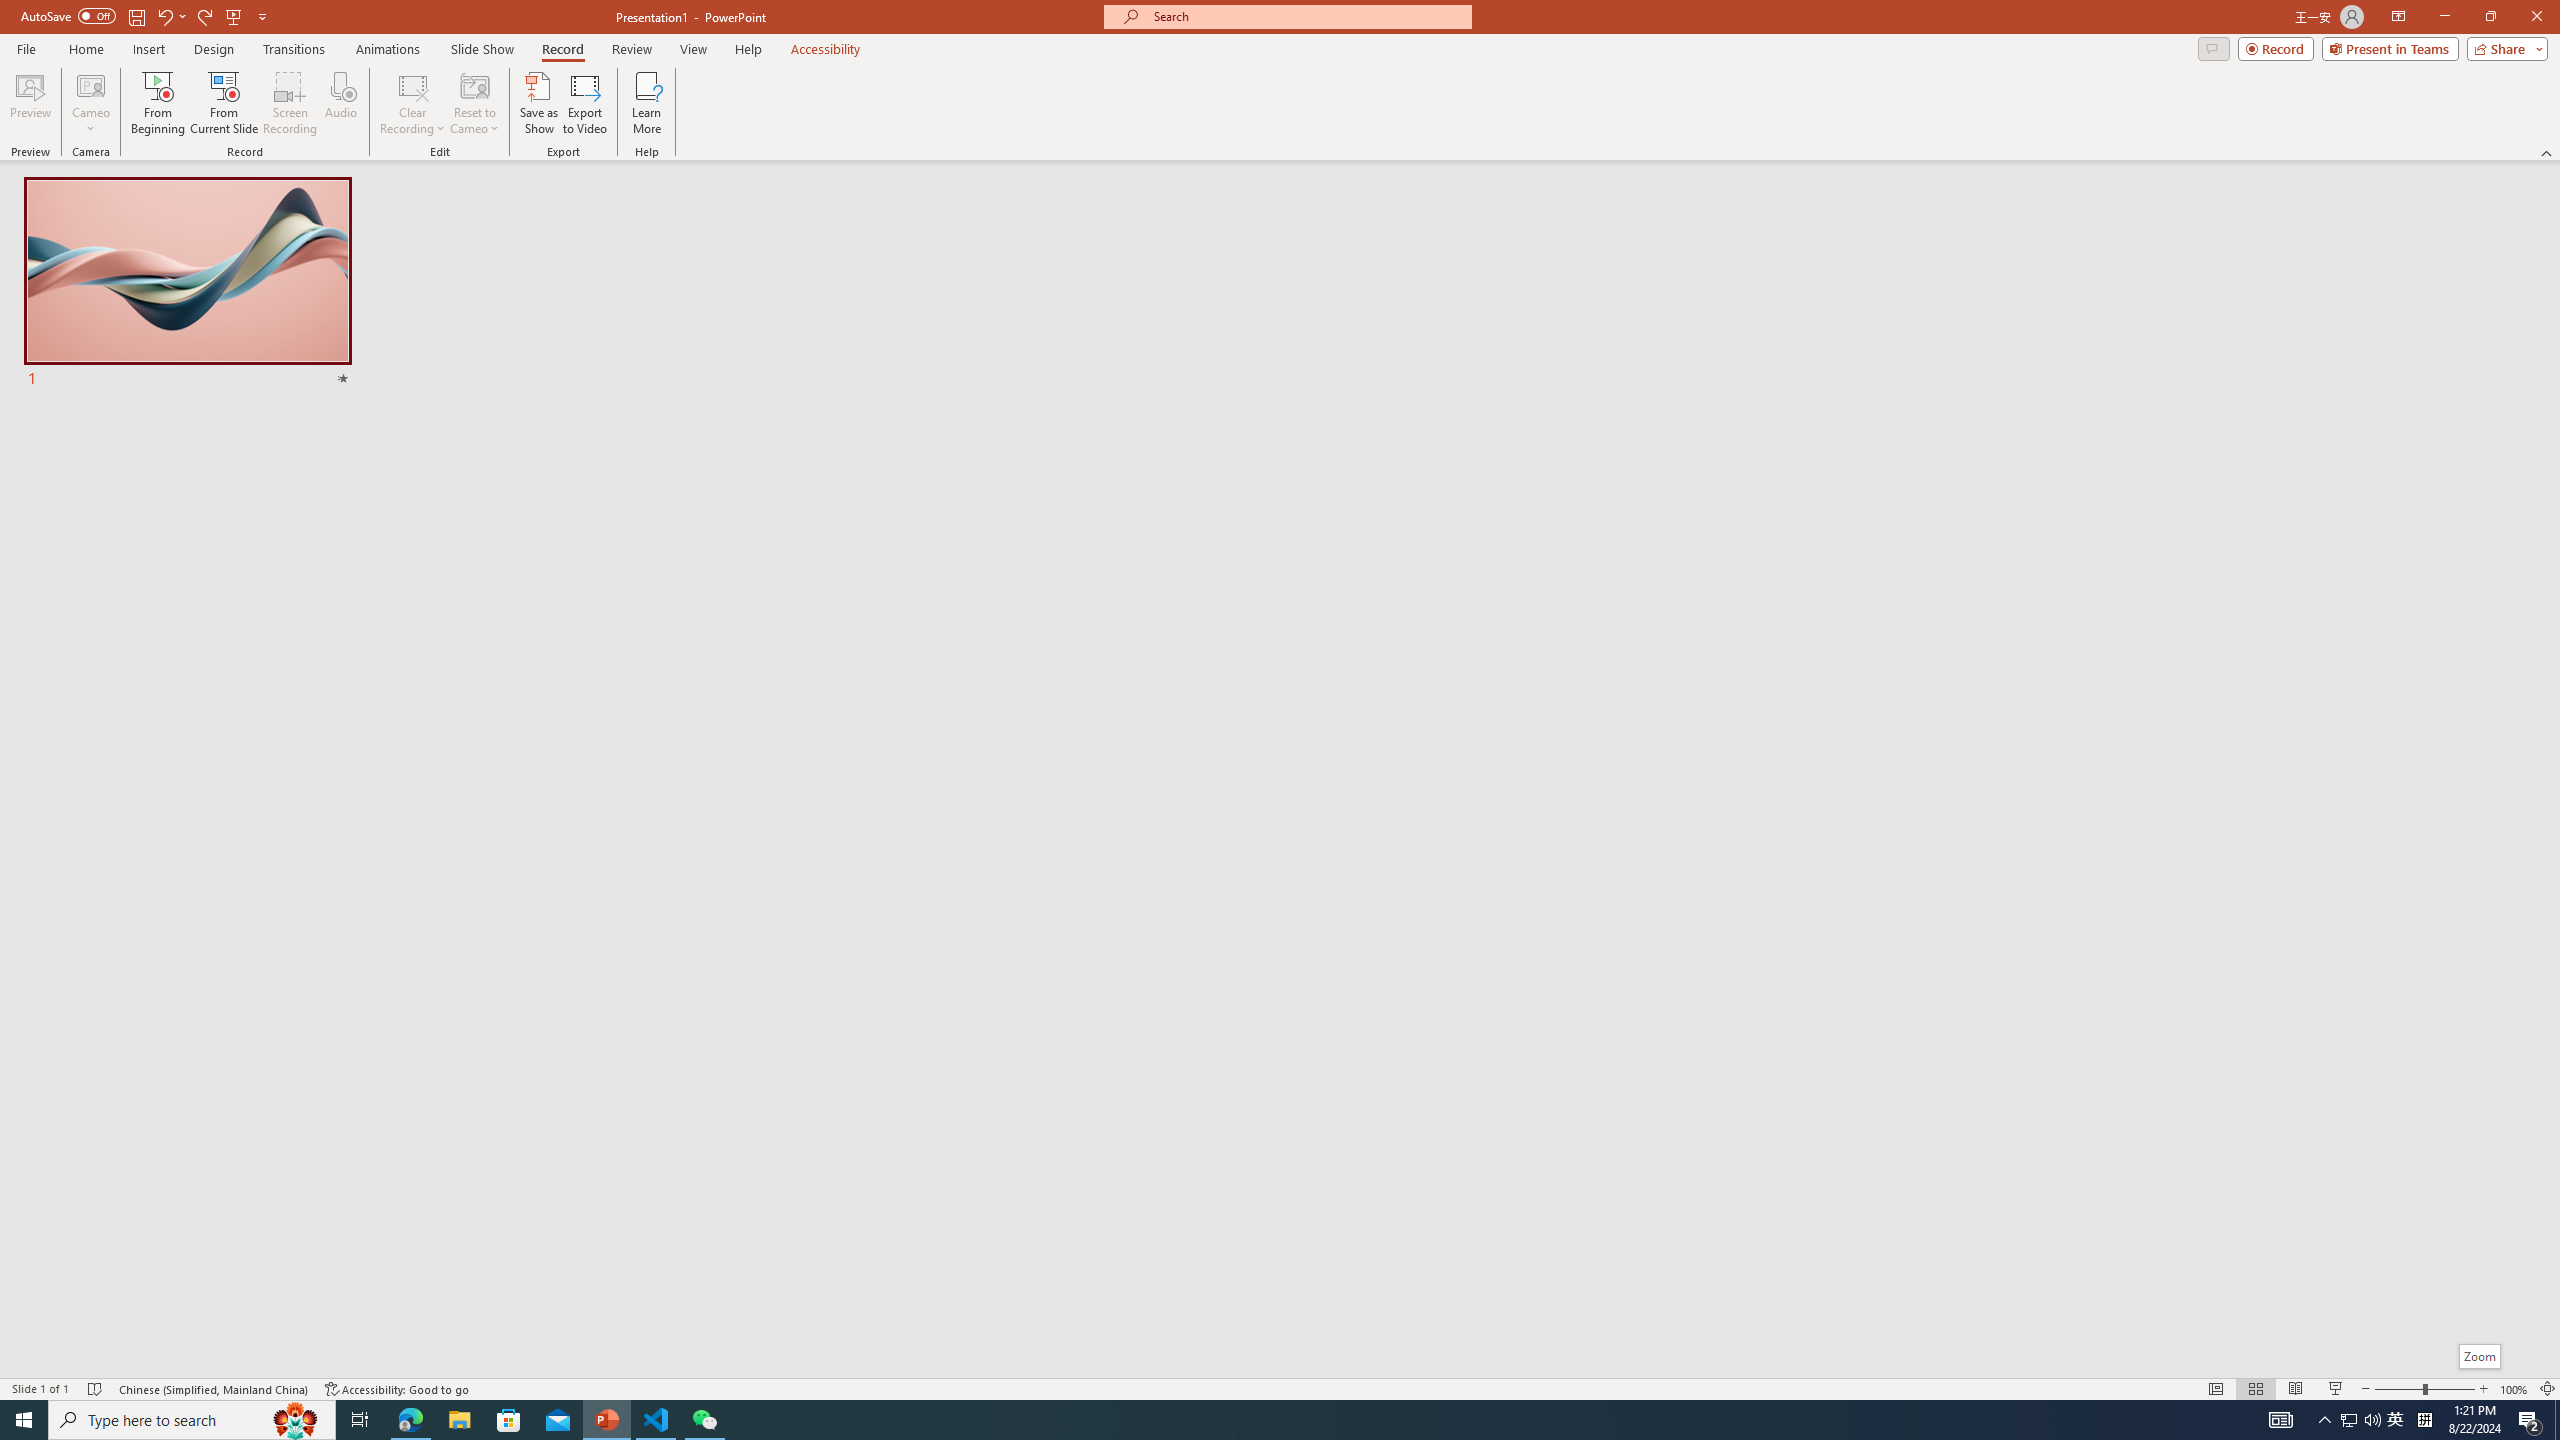 The height and width of the screenshot is (1440, 2560). I want to click on 'From Current Slide...', so click(224, 103).